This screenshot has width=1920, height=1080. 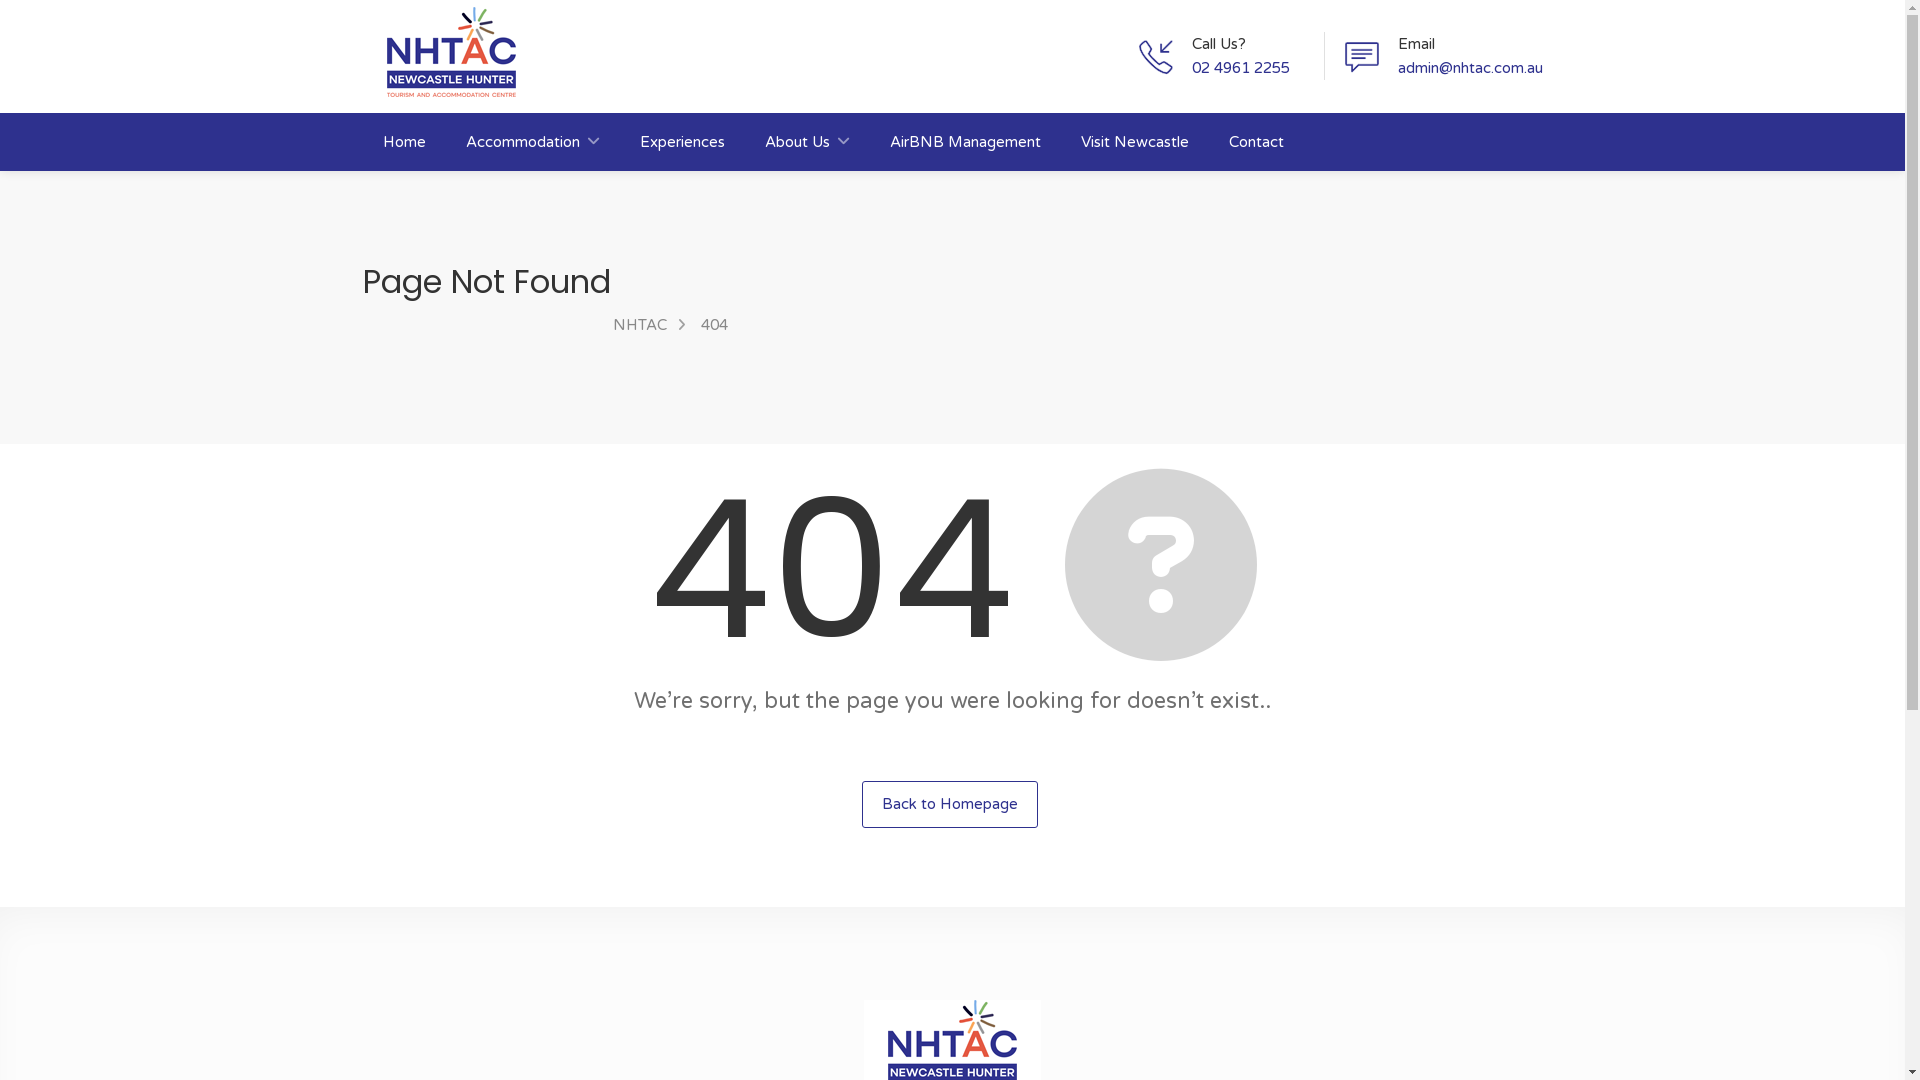 What do you see at coordinates (949, 803) in the screenshot?
I see `'Back to Homepage'` at bounding box center [949, 803].